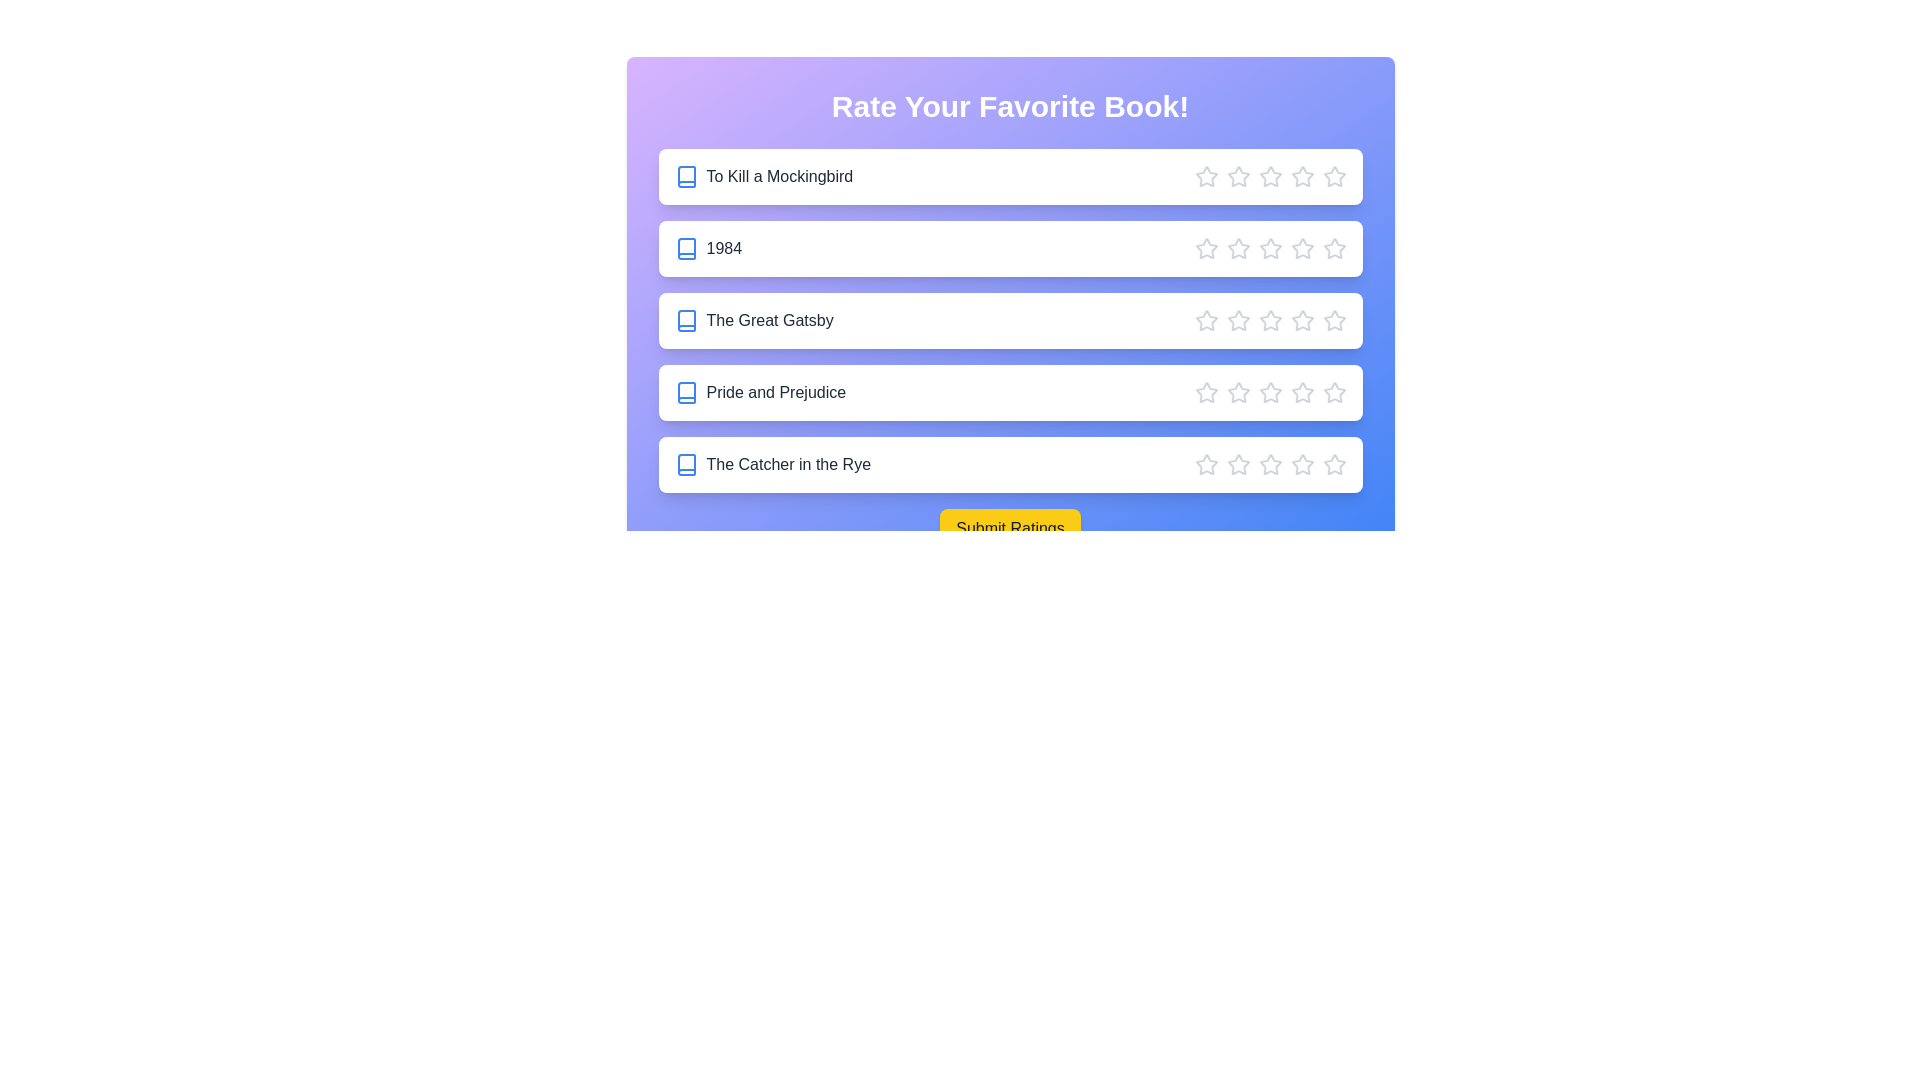 The image size is (1920, 1080). Describe the element at coordinates (1205, 465) in the screenshot. I see `the star corresponding to 1 stars for the book 'The Catcher in the Rye'` at that location.